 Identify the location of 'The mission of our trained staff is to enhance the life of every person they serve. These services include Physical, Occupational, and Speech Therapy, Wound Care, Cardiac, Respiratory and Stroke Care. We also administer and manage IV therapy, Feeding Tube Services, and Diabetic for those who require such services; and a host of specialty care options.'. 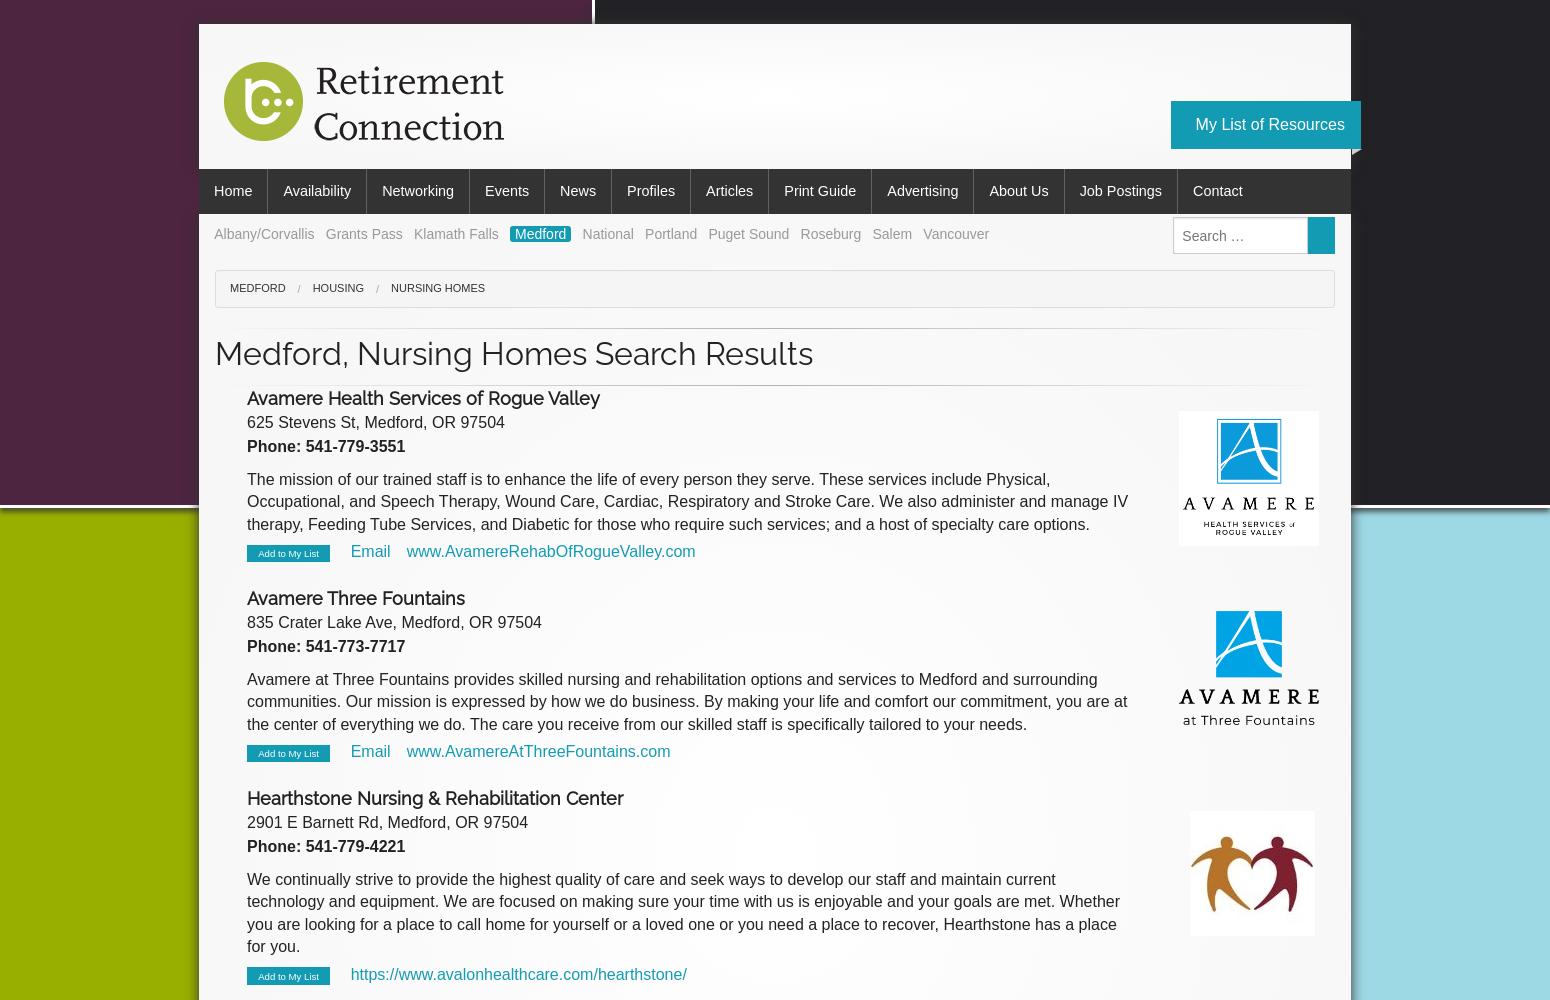
(686, 501).